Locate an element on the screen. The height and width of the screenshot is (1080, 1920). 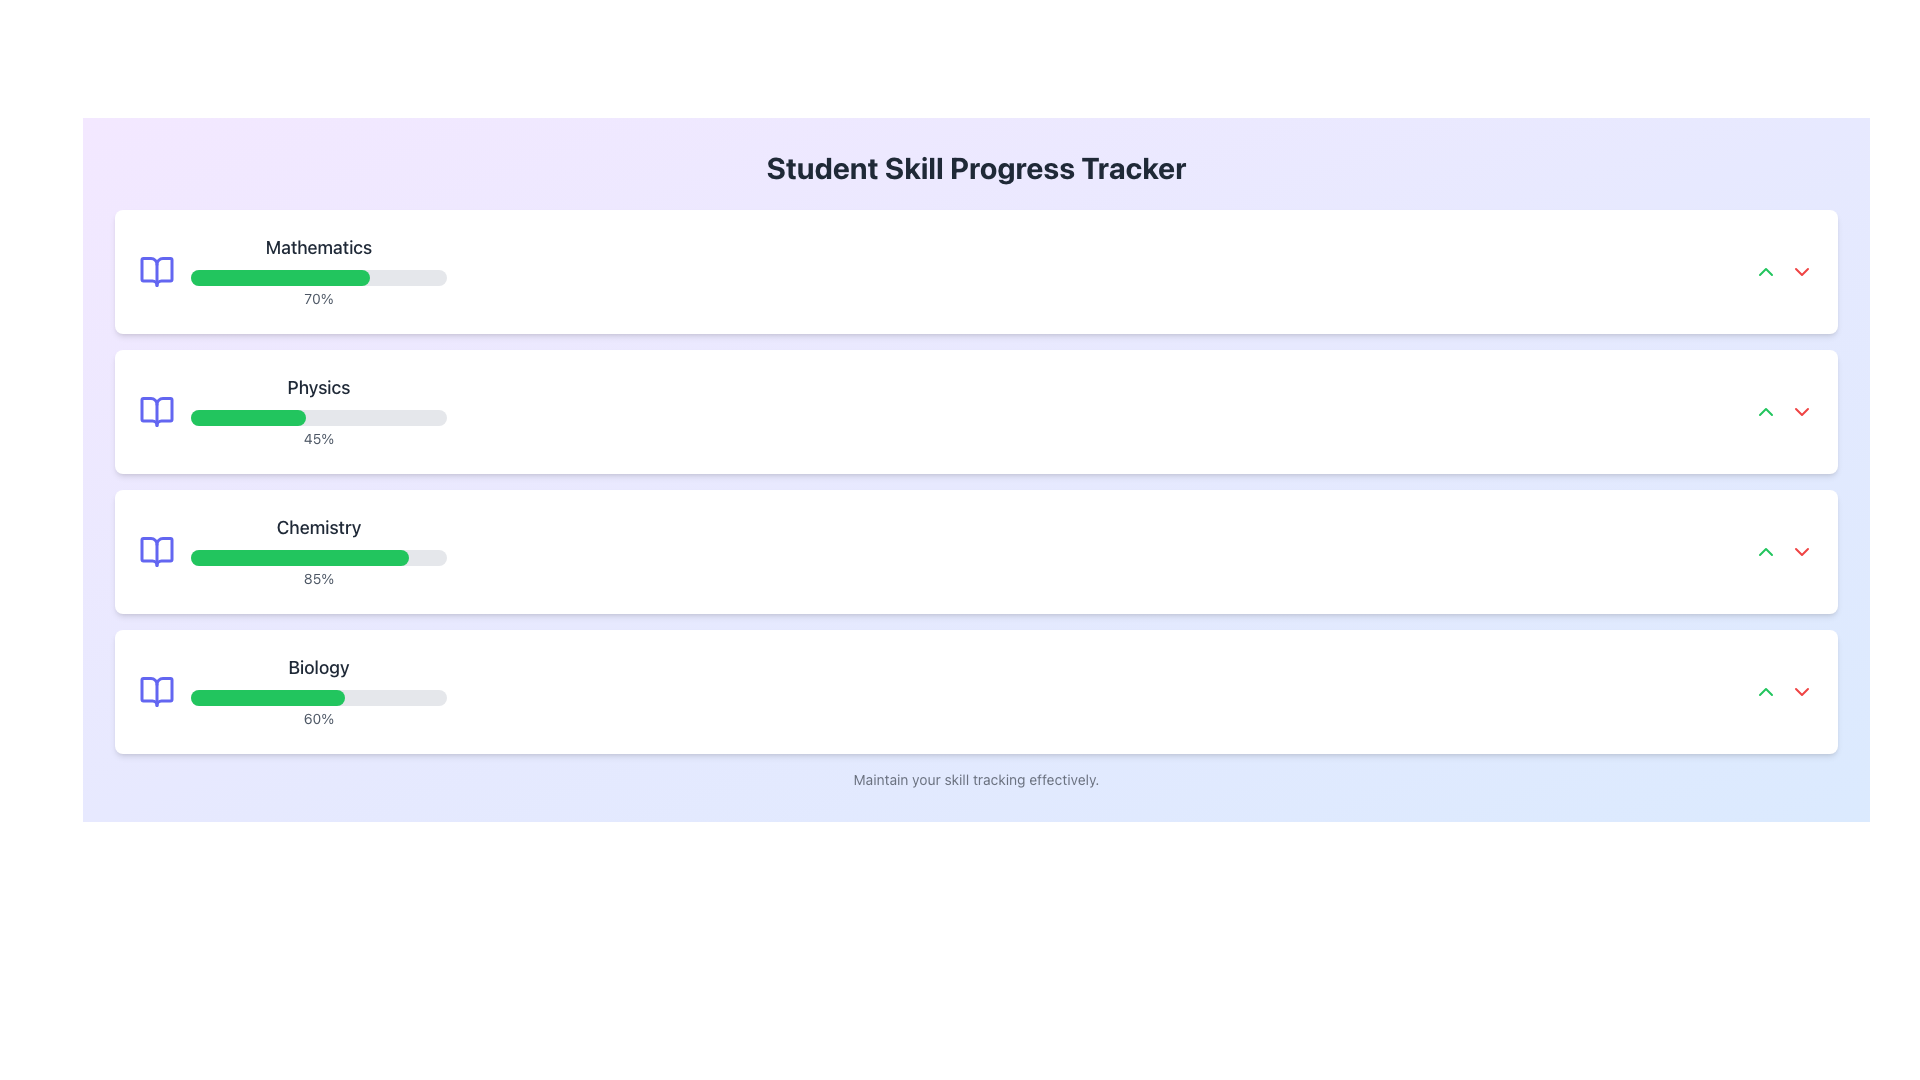
the progress bar located below the 'Biology' text, which is the fourth progress bar in the list of subjects and shows a filled green section representing progress is located at coordinates (317, 697).